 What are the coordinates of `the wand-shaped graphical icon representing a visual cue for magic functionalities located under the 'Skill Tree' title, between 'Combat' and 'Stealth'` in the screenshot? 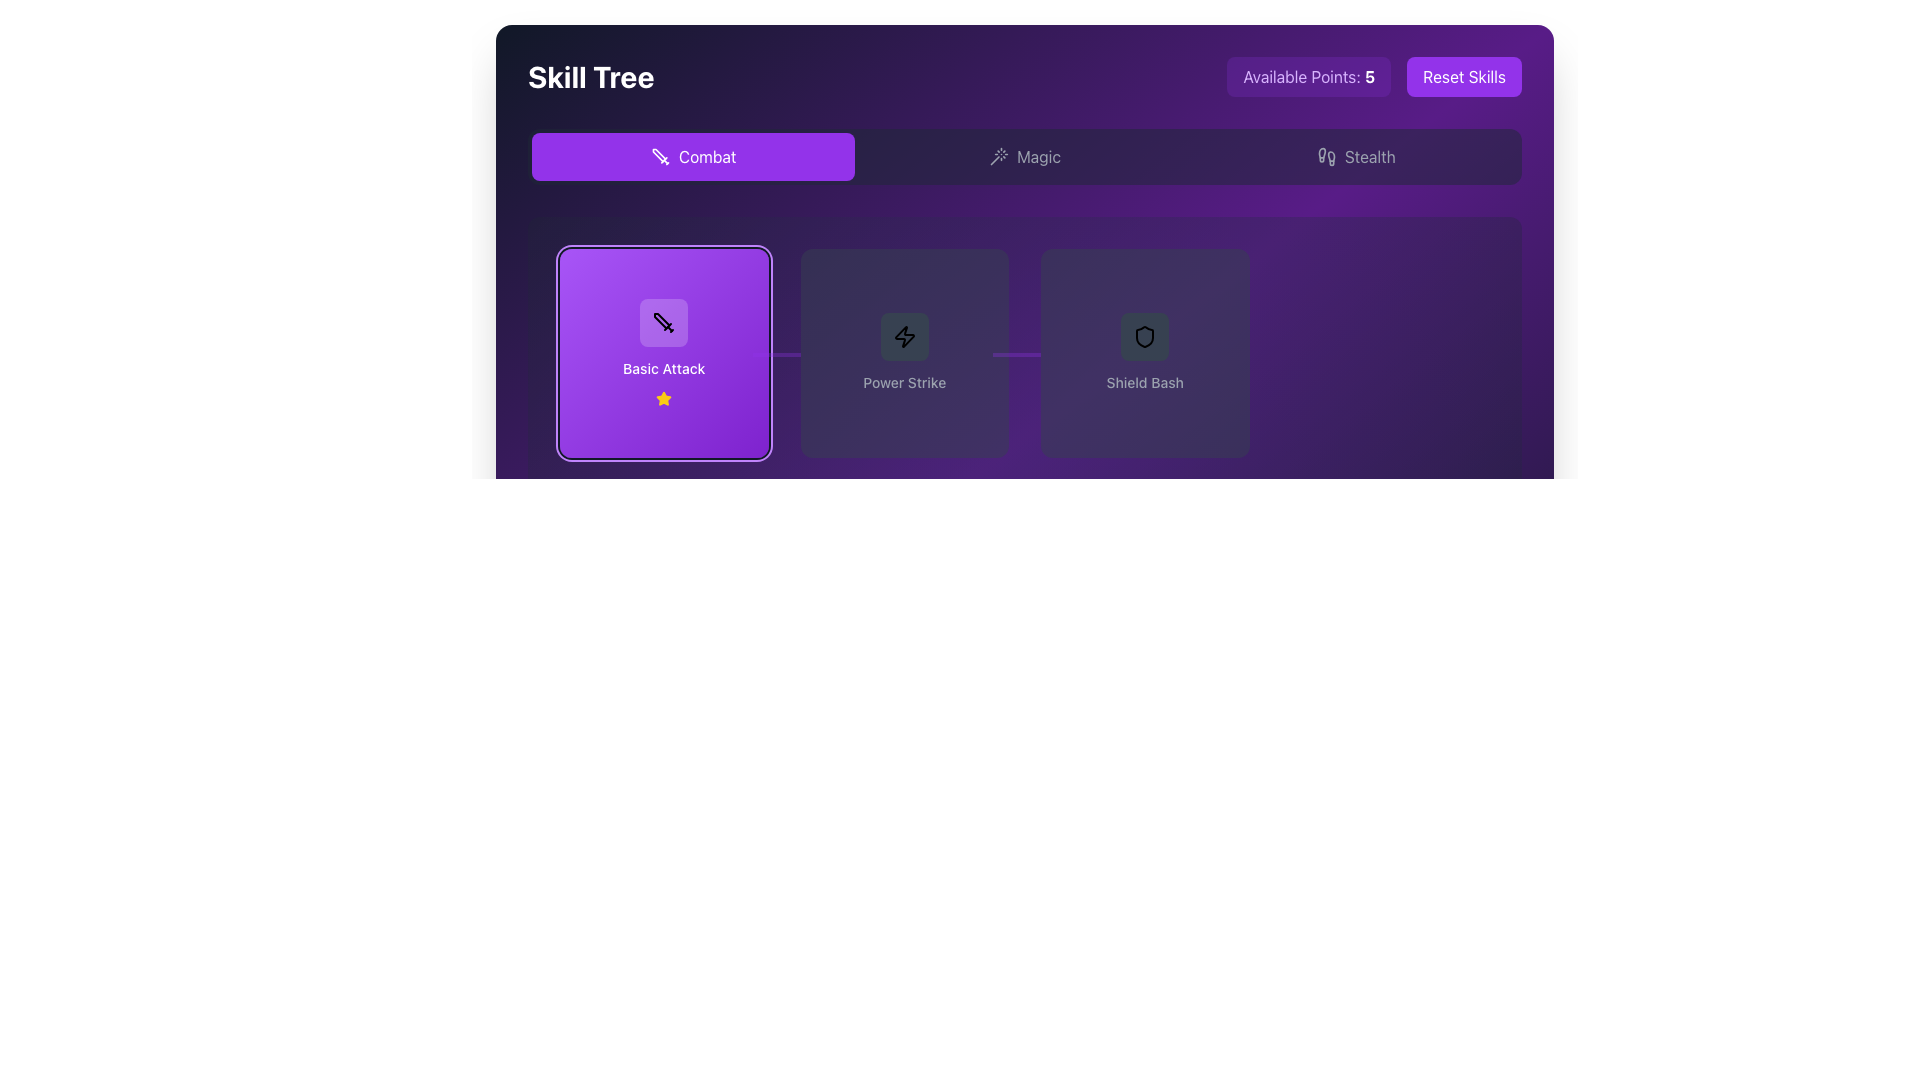 It's located at (998, 156).